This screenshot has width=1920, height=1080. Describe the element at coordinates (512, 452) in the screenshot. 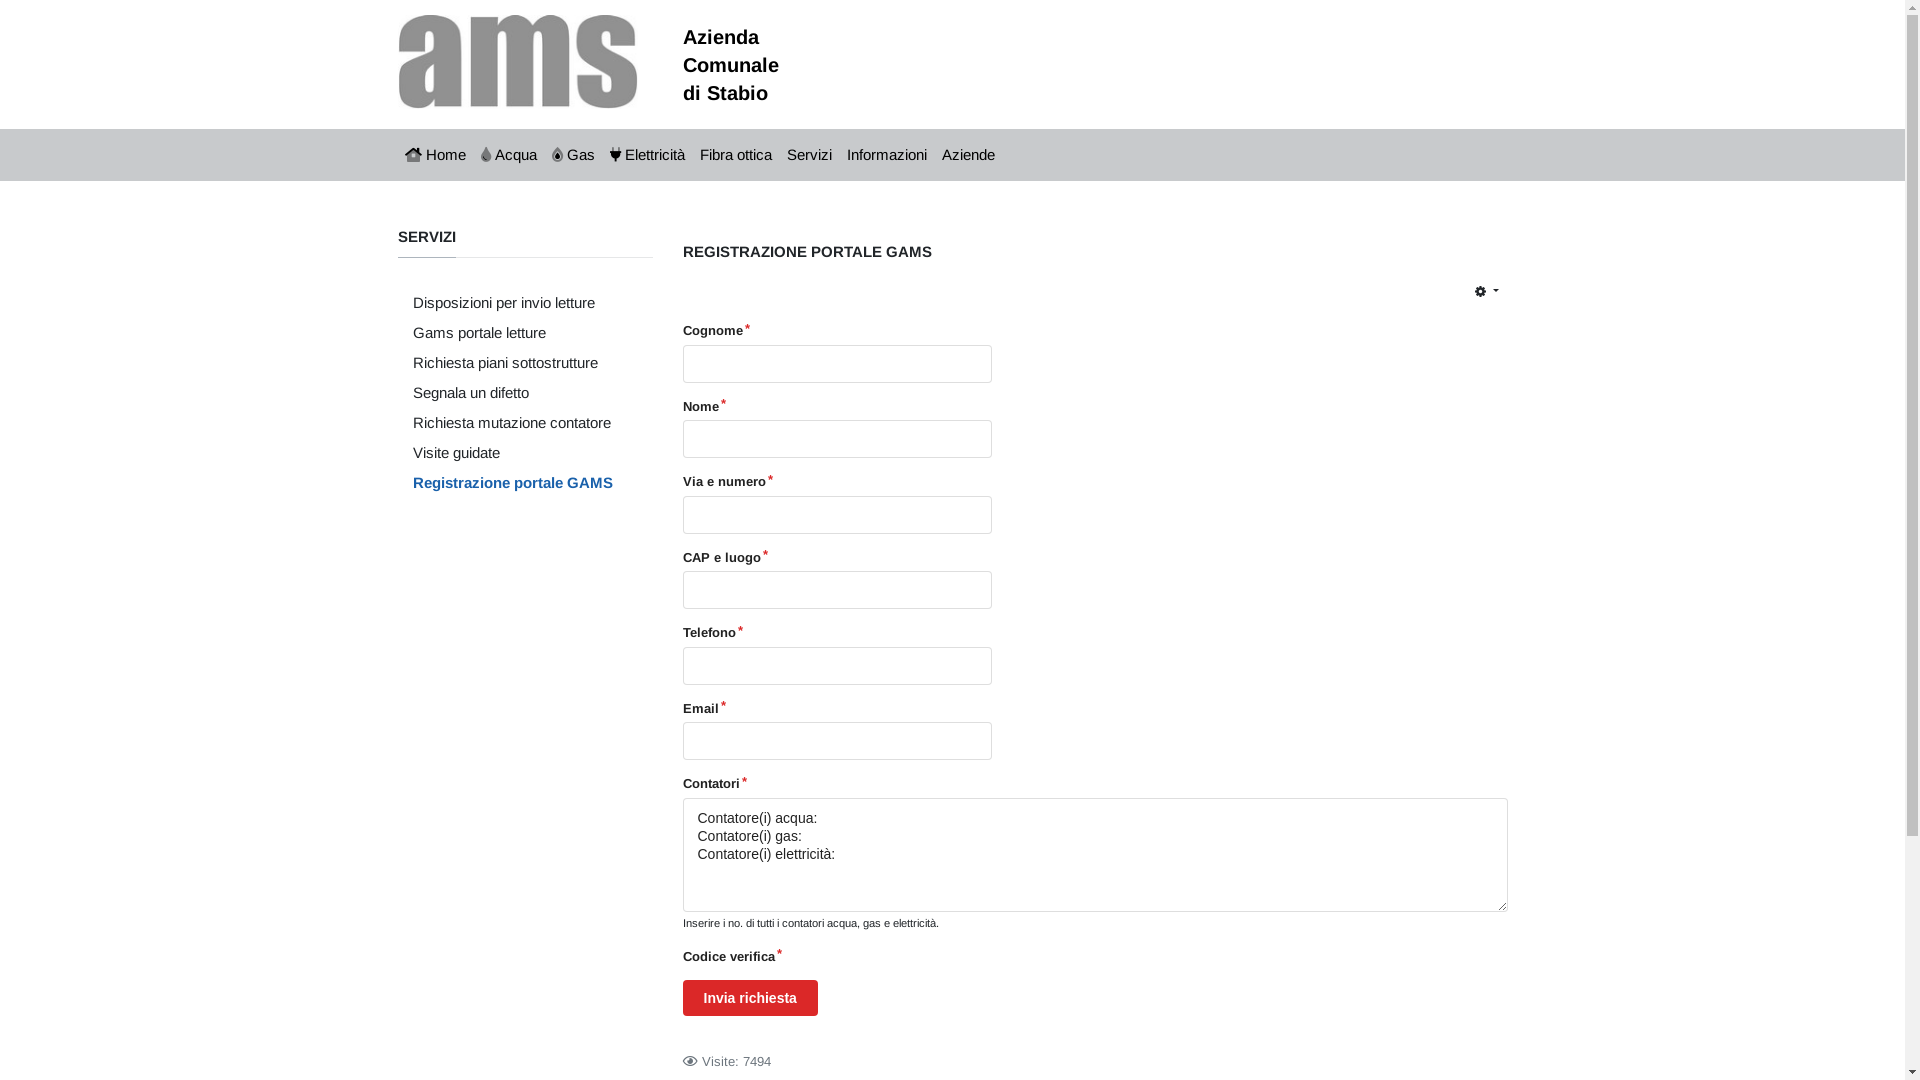

I see `'Visite guidate'` at that location.